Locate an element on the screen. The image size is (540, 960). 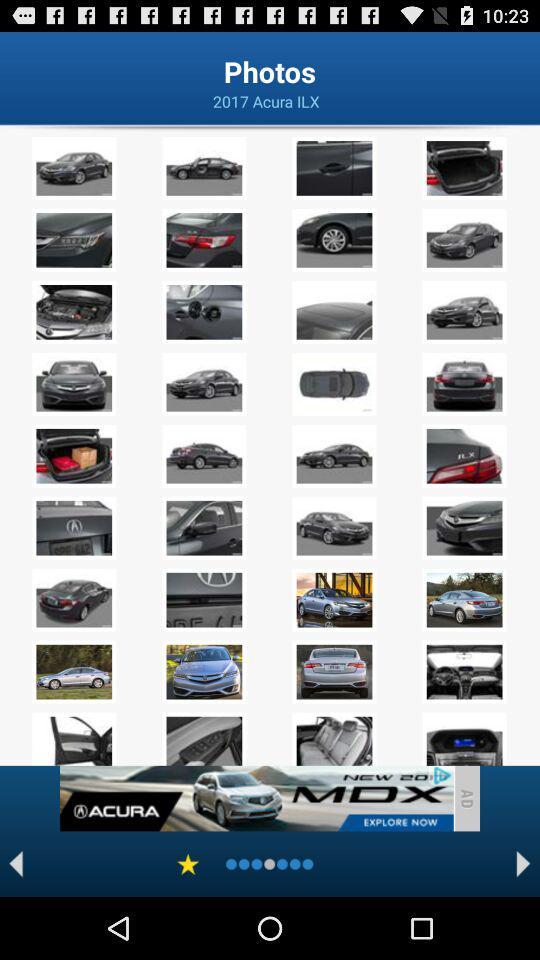
plye putton is located at coordinates (15, 863).